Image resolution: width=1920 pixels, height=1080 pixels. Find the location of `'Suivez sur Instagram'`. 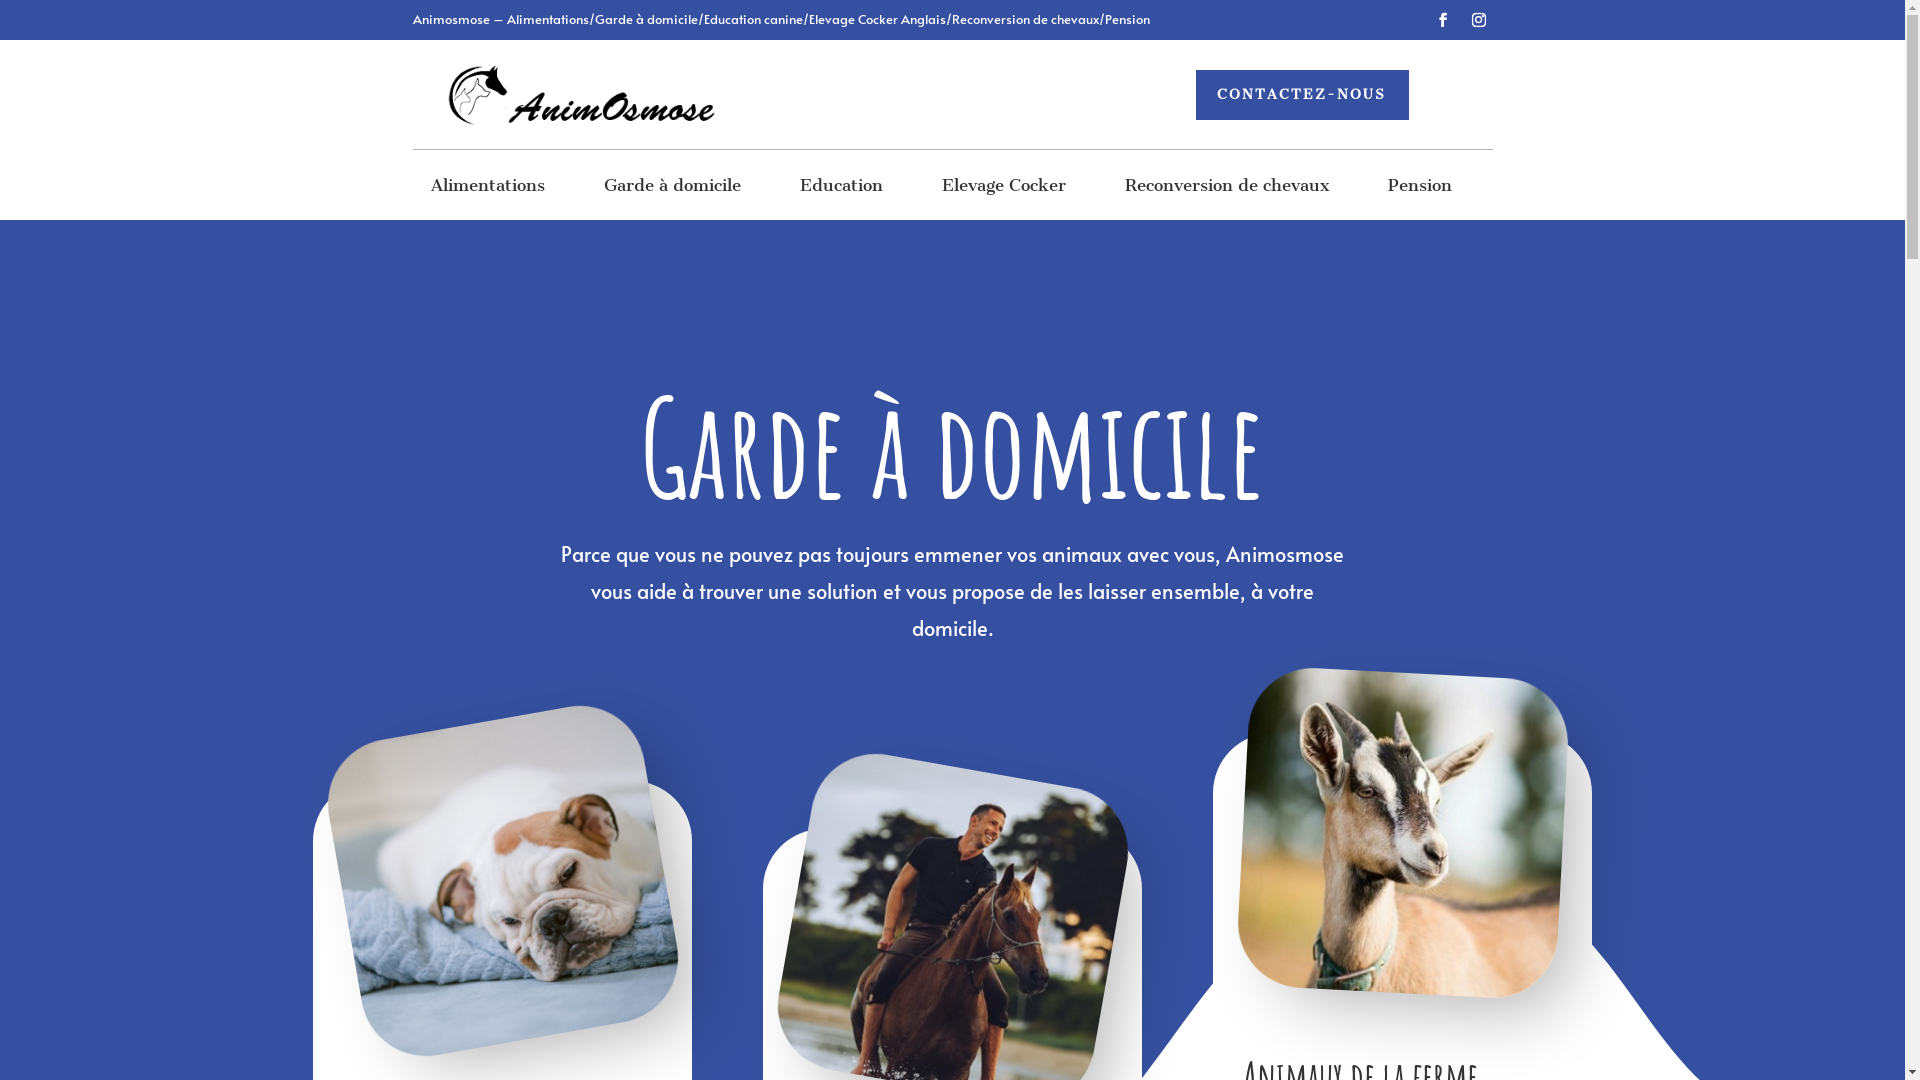

'Suivez sur Instagram' is located at coordinates (1478, 19).